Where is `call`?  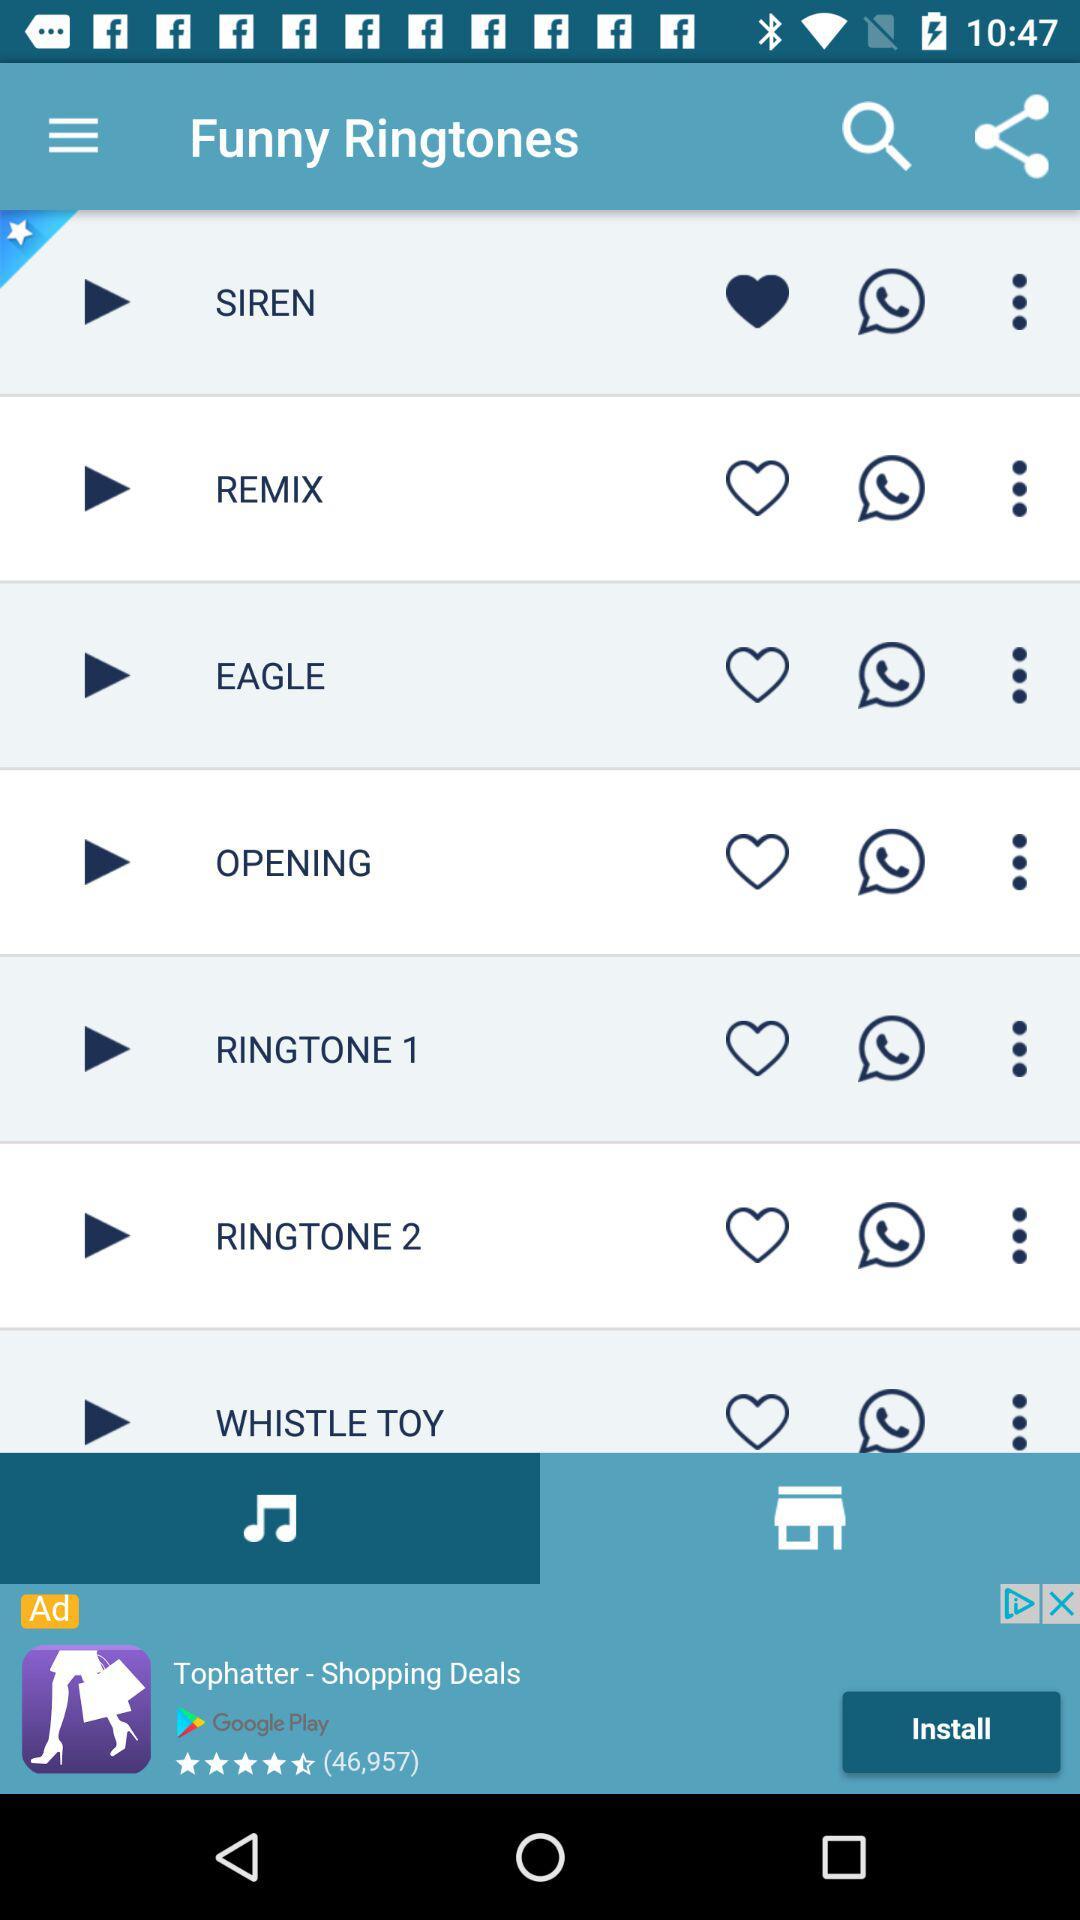
call is located at coordinates (890, 1234).